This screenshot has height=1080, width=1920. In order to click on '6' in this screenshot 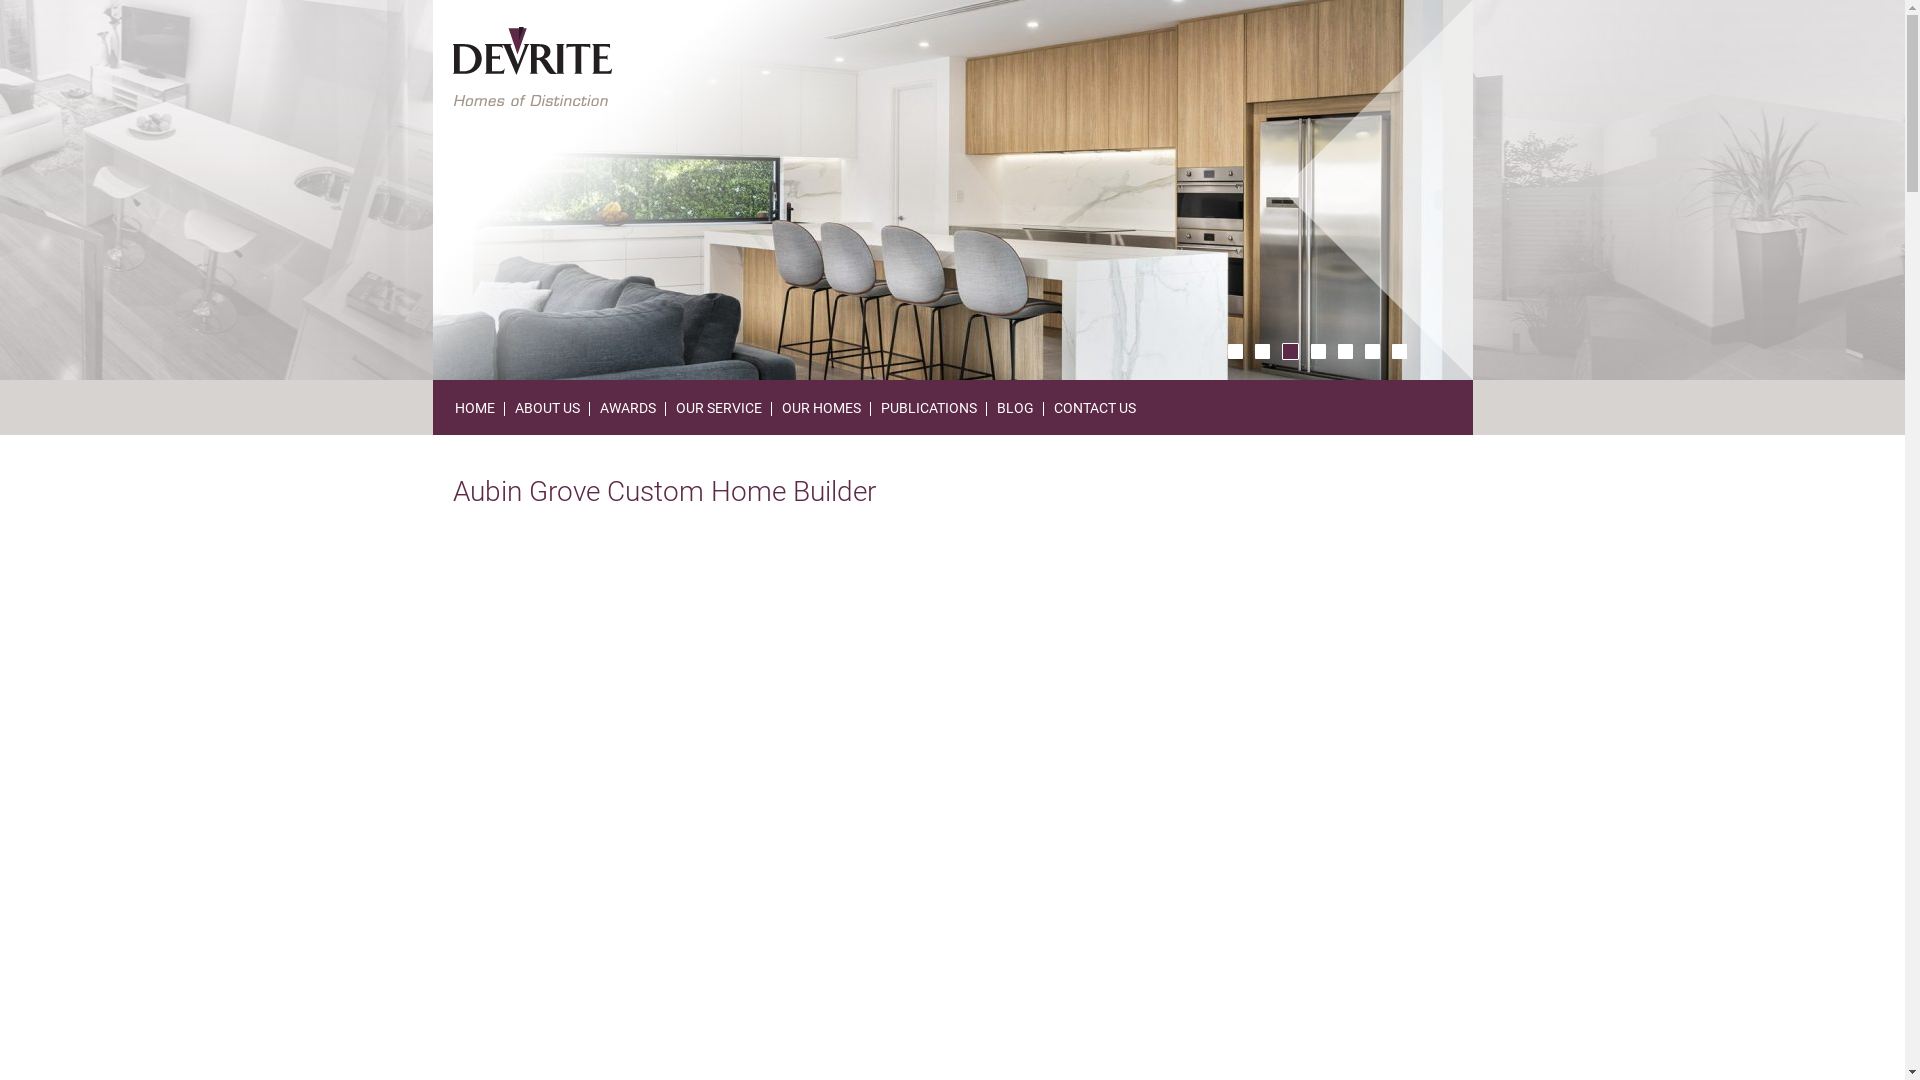, I will do `click(1370, 350)`.